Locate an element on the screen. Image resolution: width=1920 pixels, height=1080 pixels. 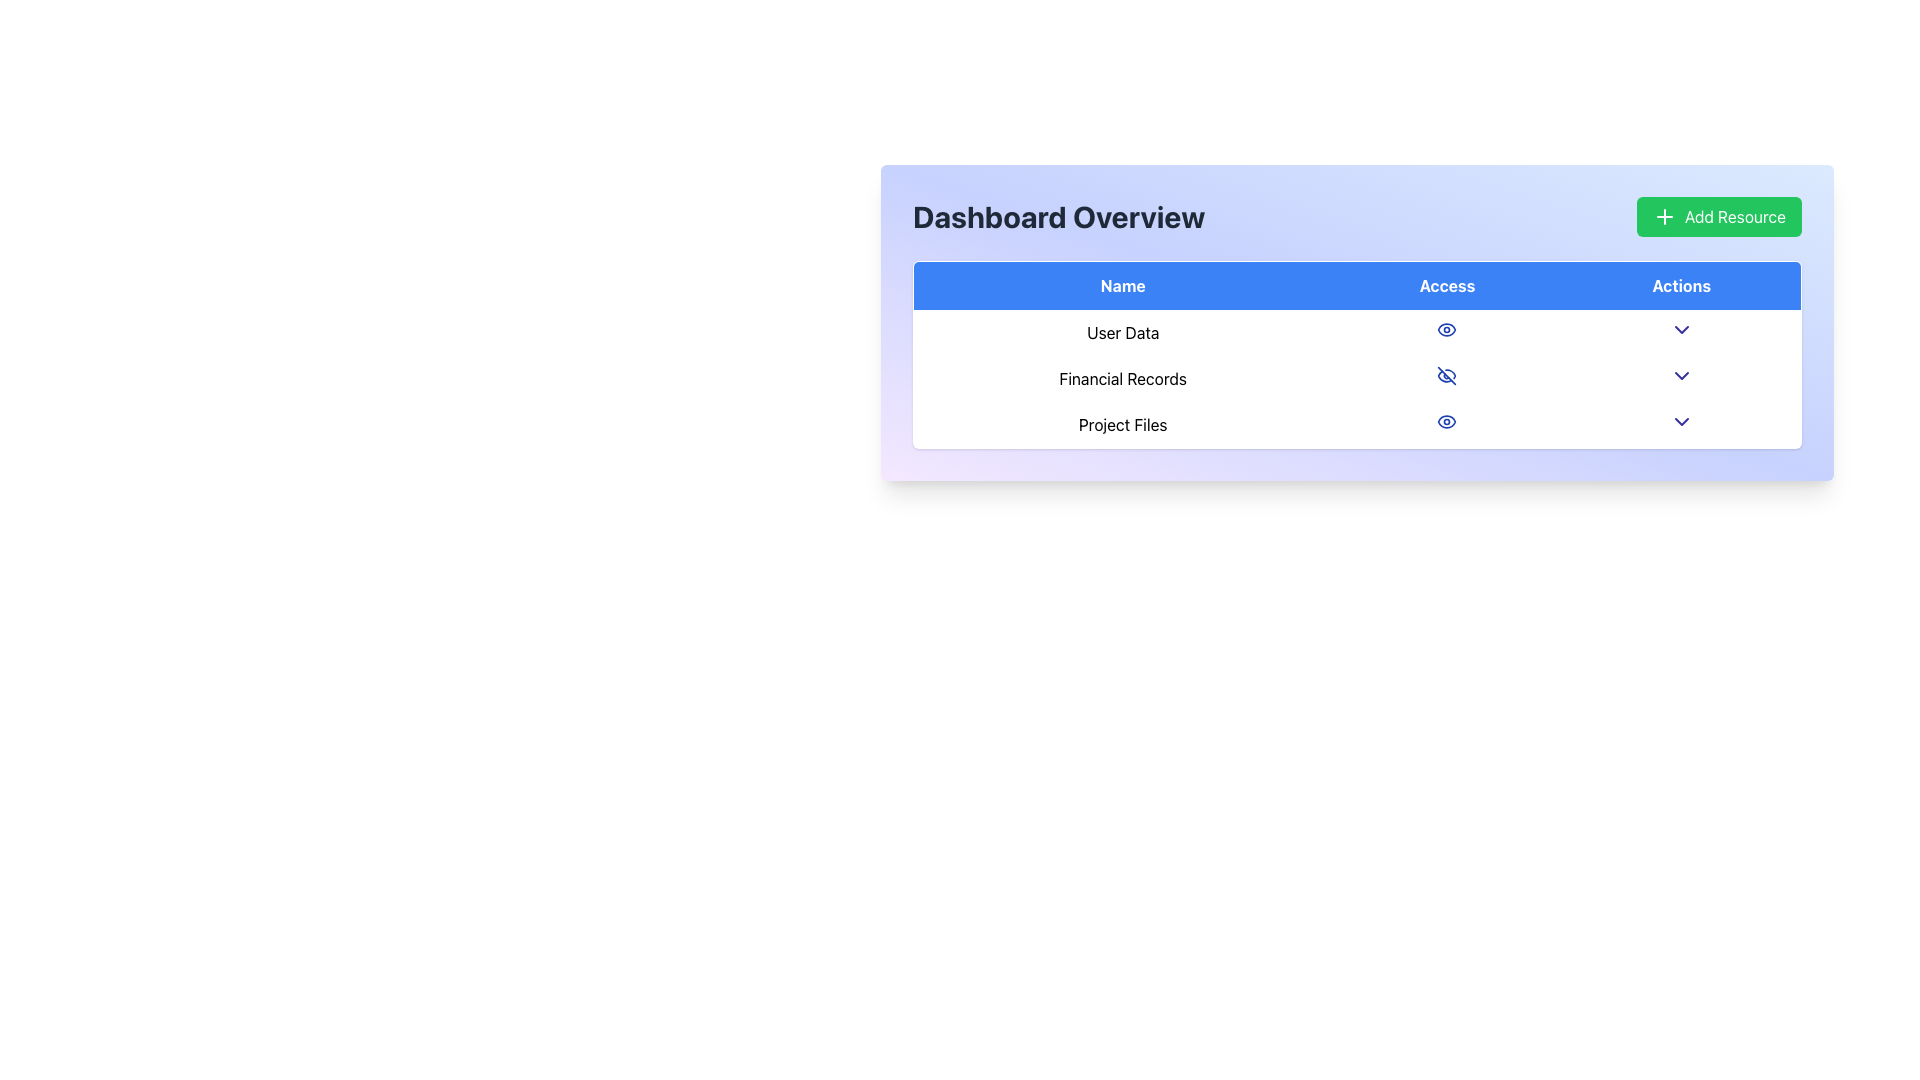
the Dropdown trigger button (Chevron icon) in the 'Actions' column of the first row is located at coordinates (1680, 329).